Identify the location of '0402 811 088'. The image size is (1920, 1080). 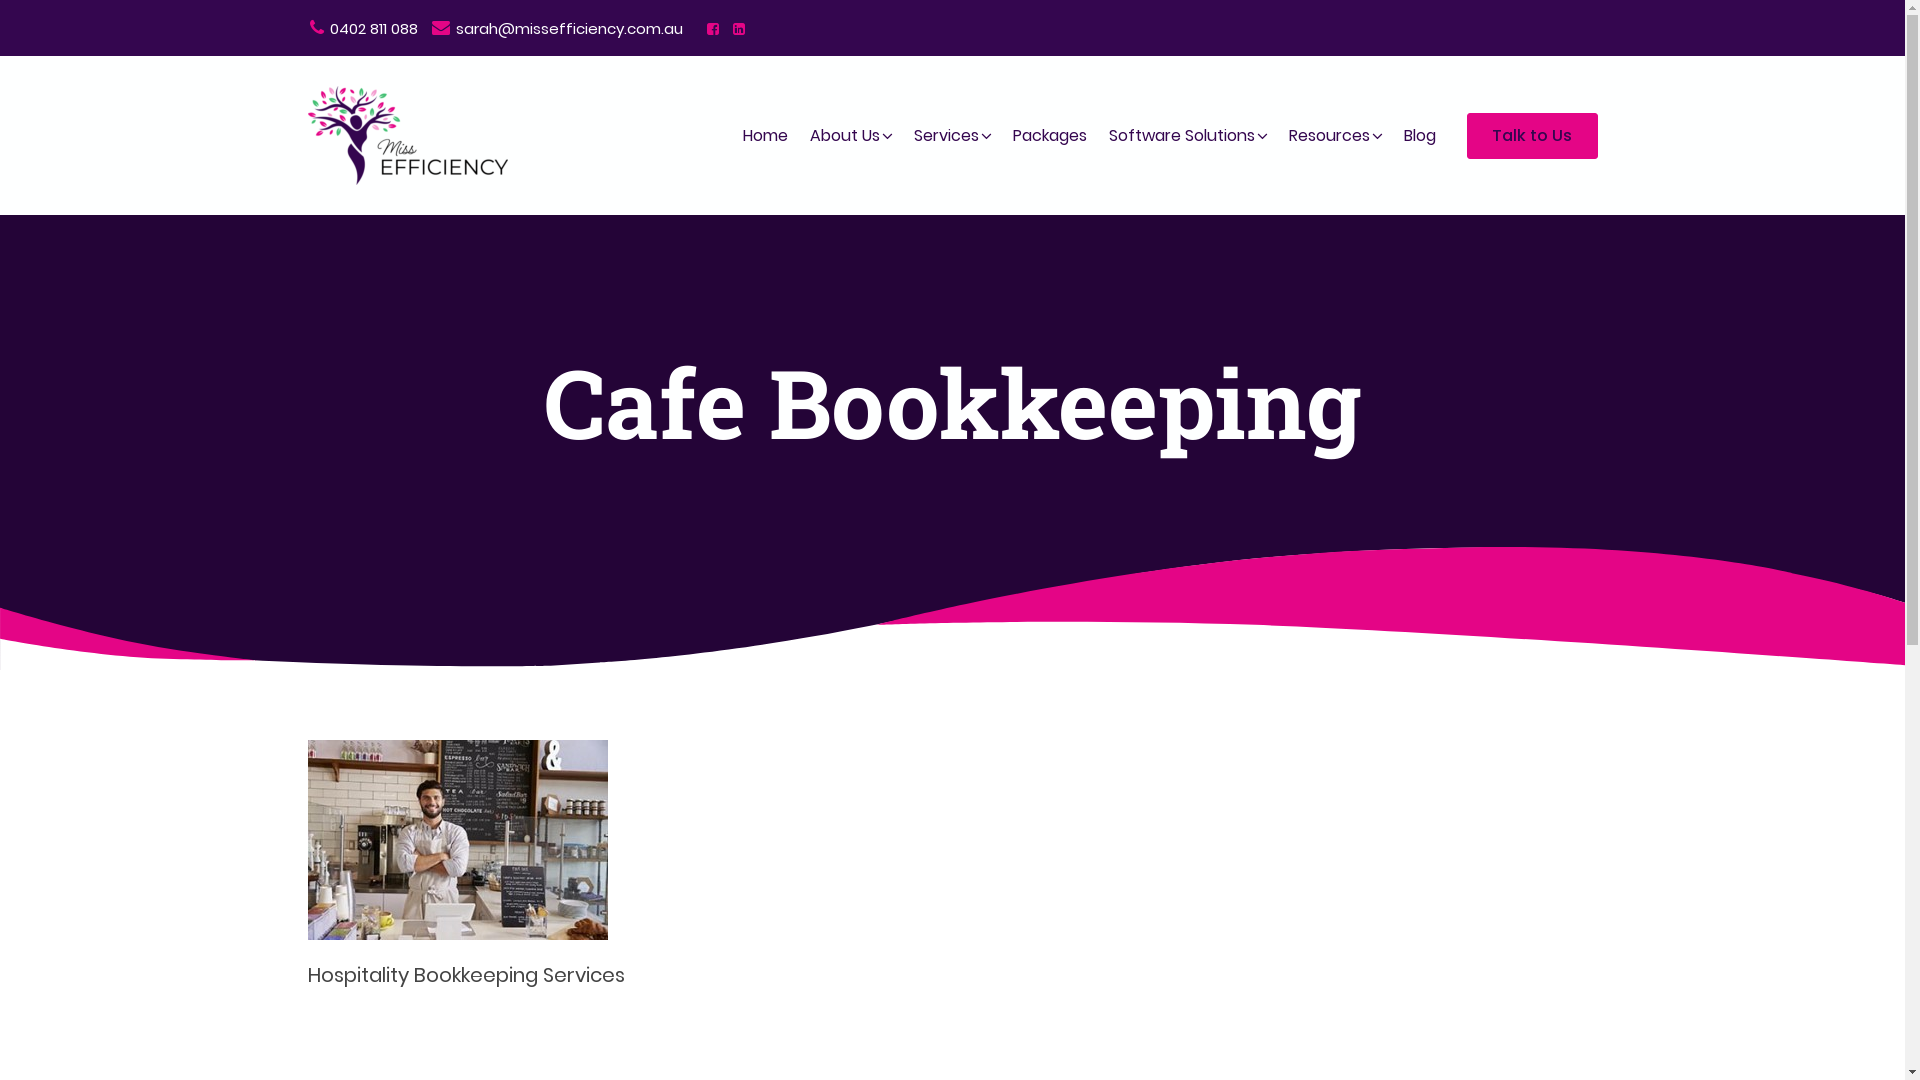
(363, 28).